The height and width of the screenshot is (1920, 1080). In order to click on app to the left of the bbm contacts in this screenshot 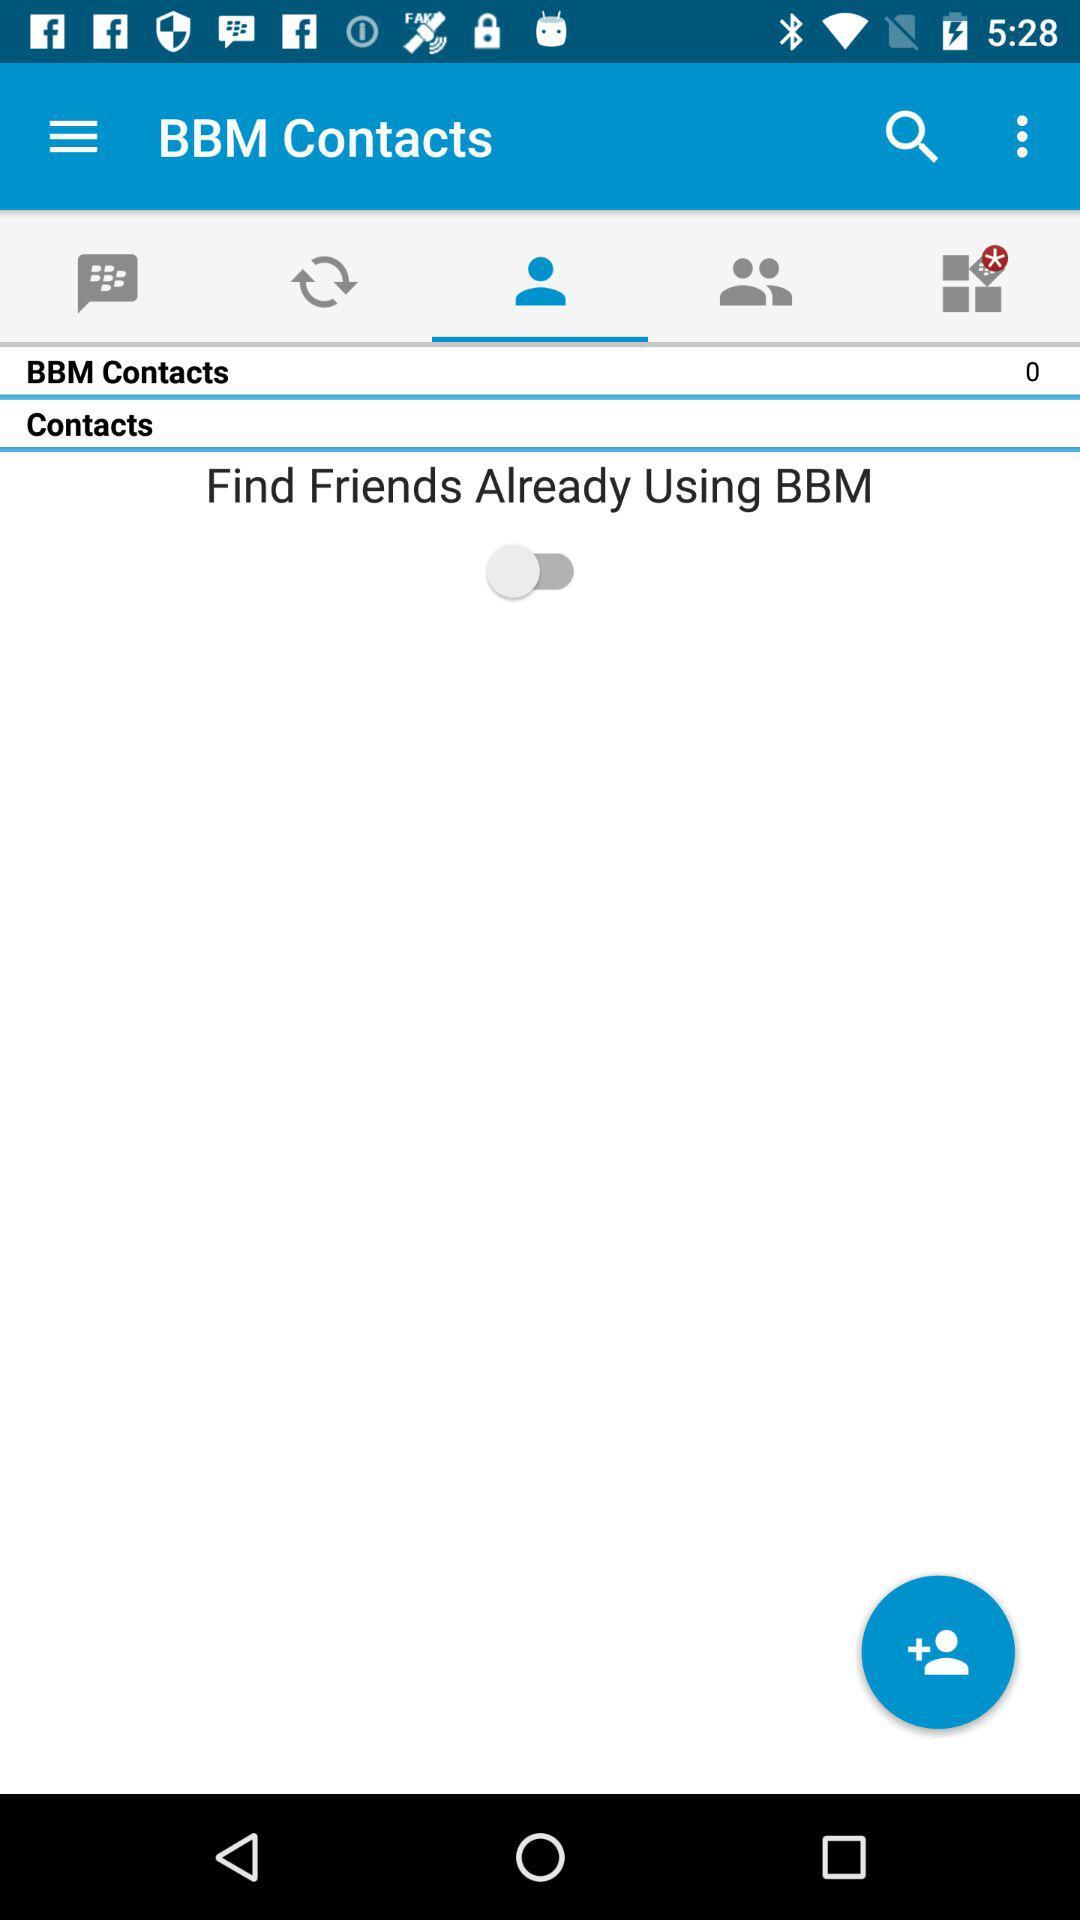, I will do `click(72, 135)`.